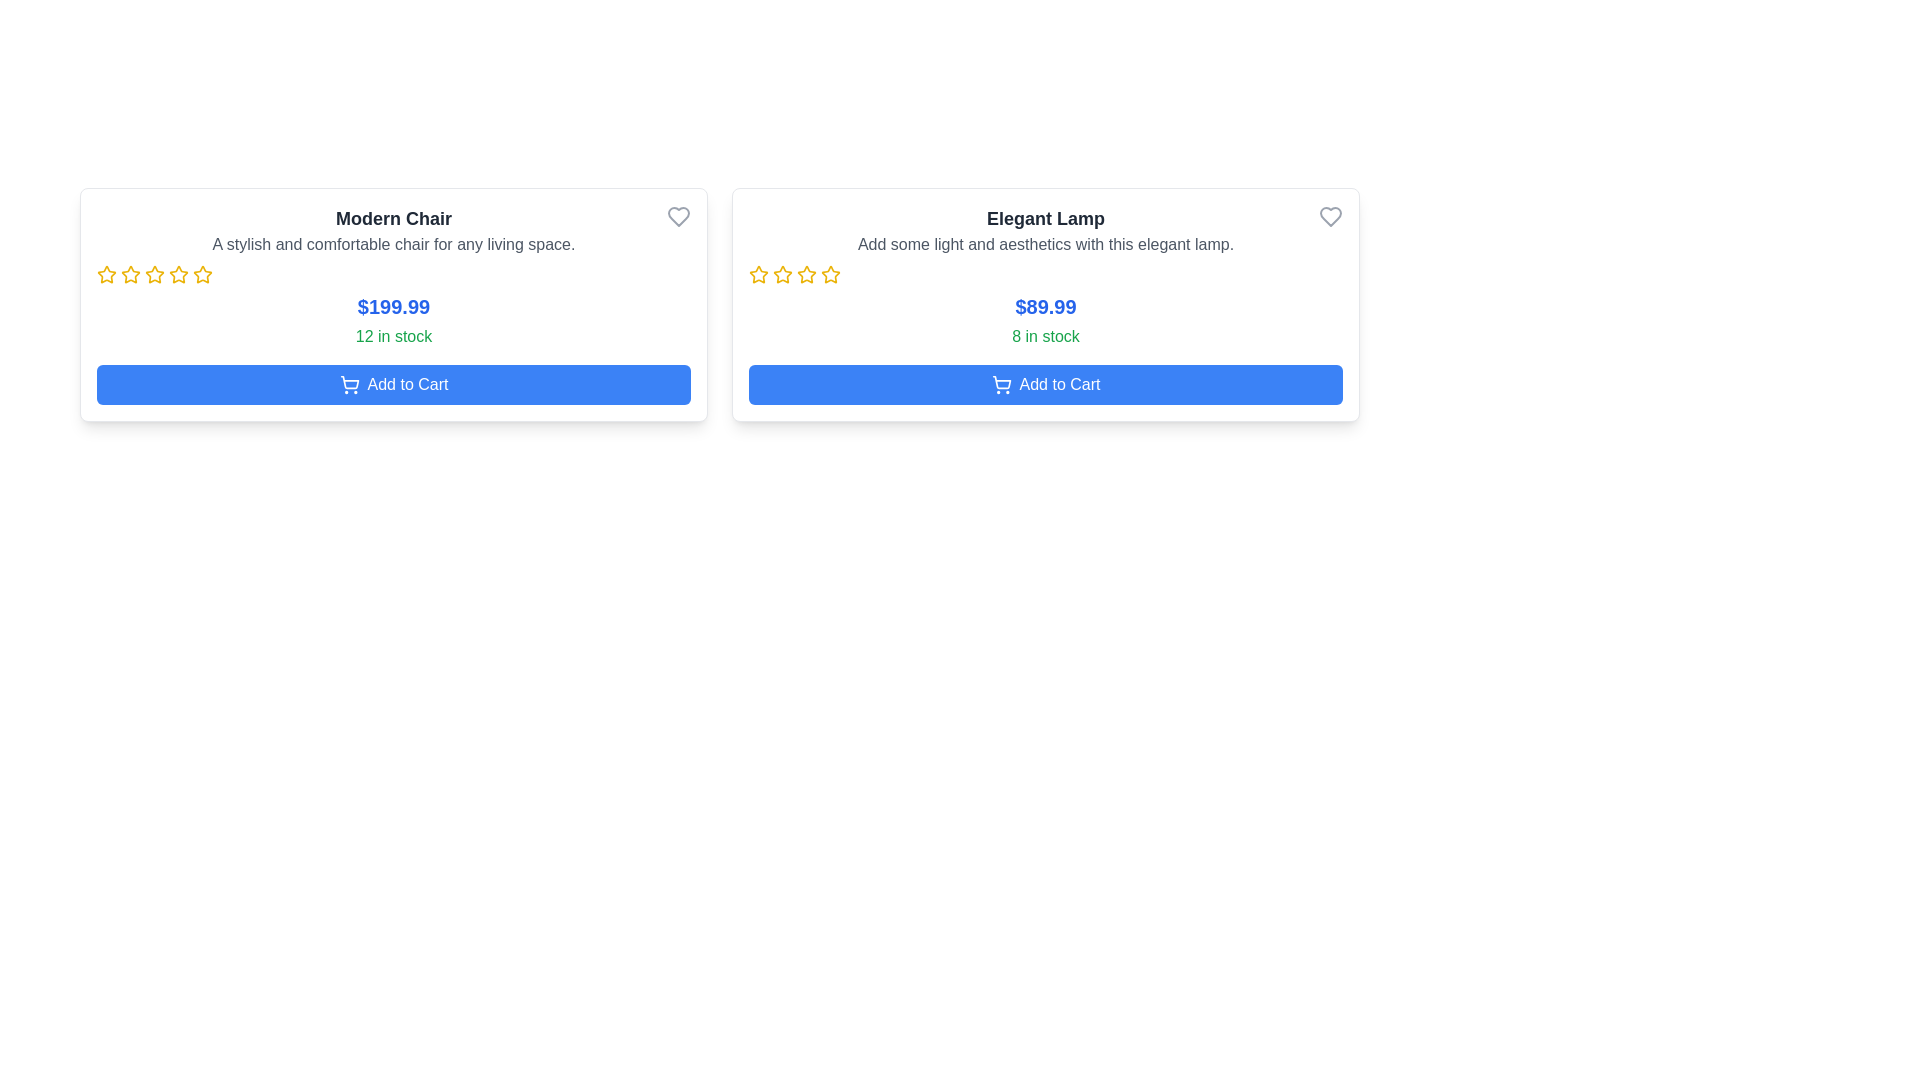 This screenshot has height=1080, width=1920. What do you see at coordinates (202, 274) in the screenshot?
I see `on the yellow star icon, which is the second star in a horizontal row of five stars` at bounding box center [202, 274].